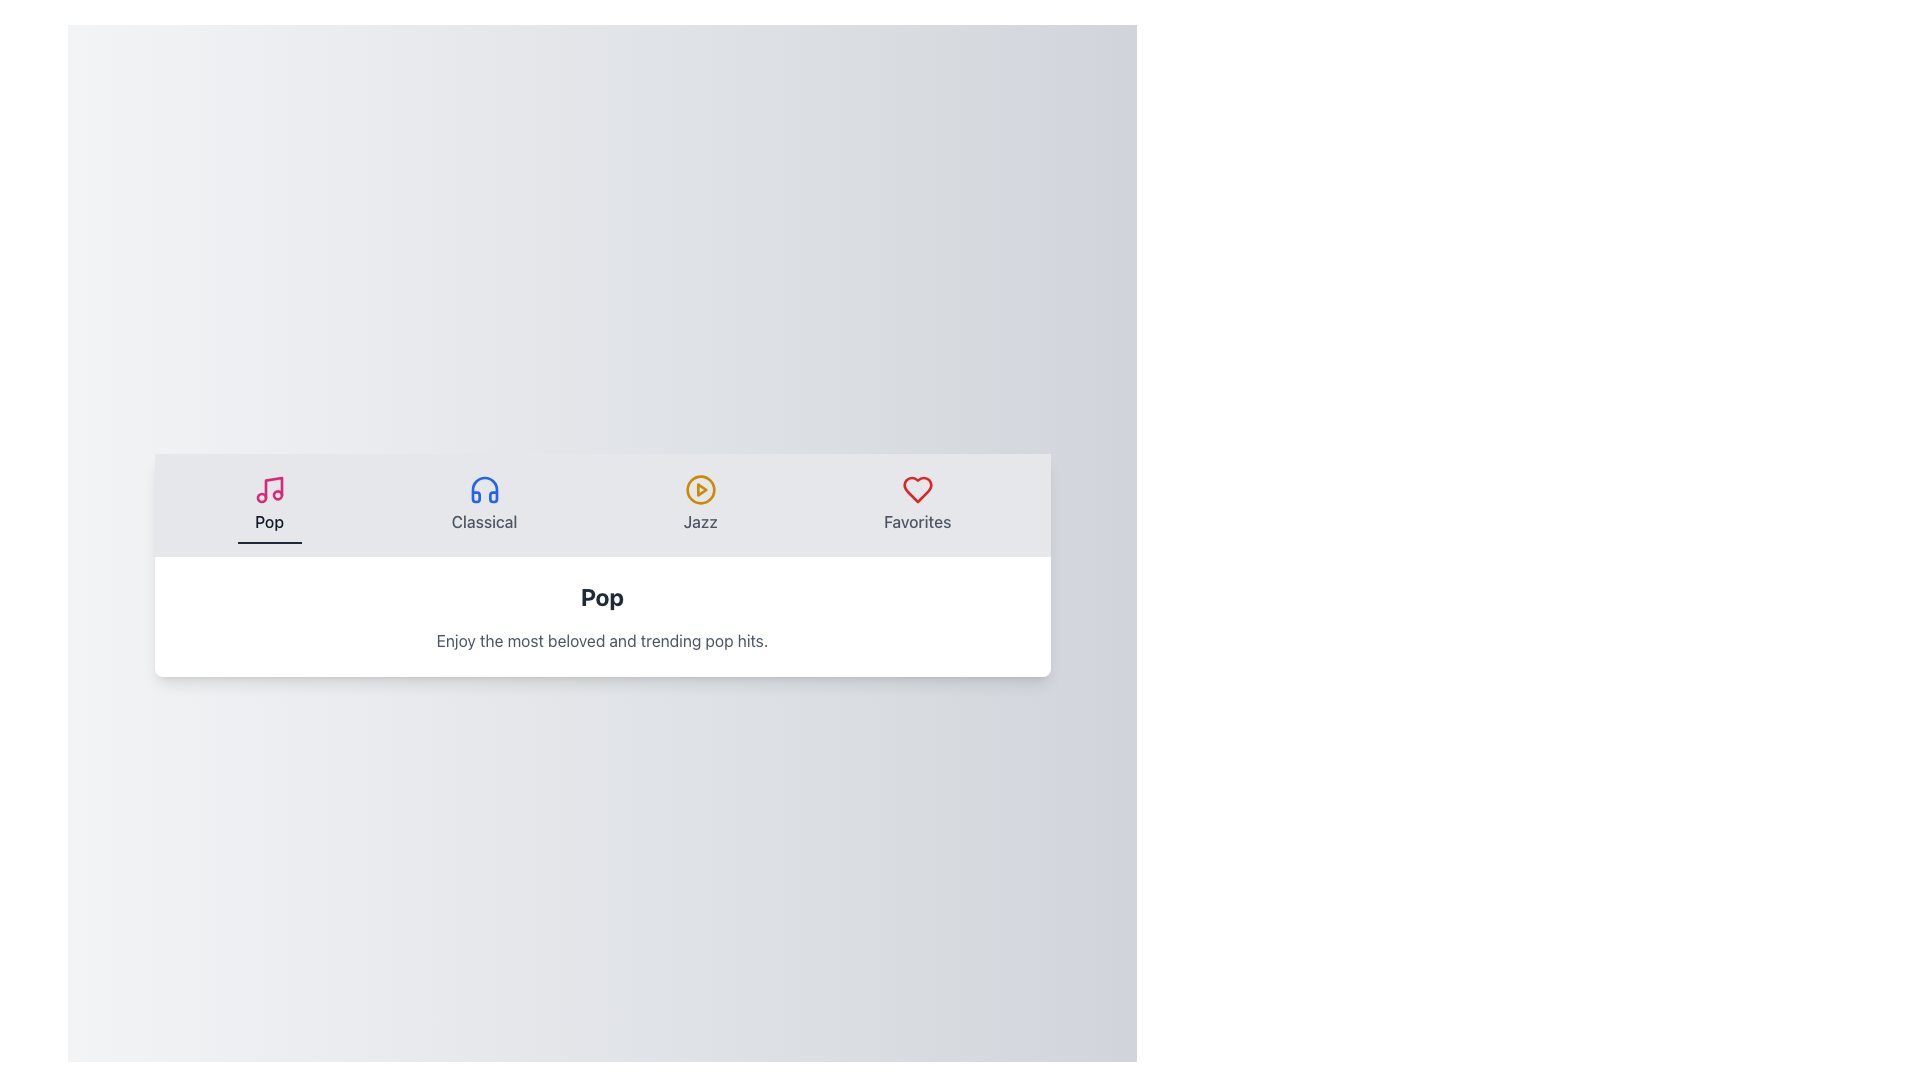  I want to click on the music icon representing the 'Classical' category, so click(484, 489).